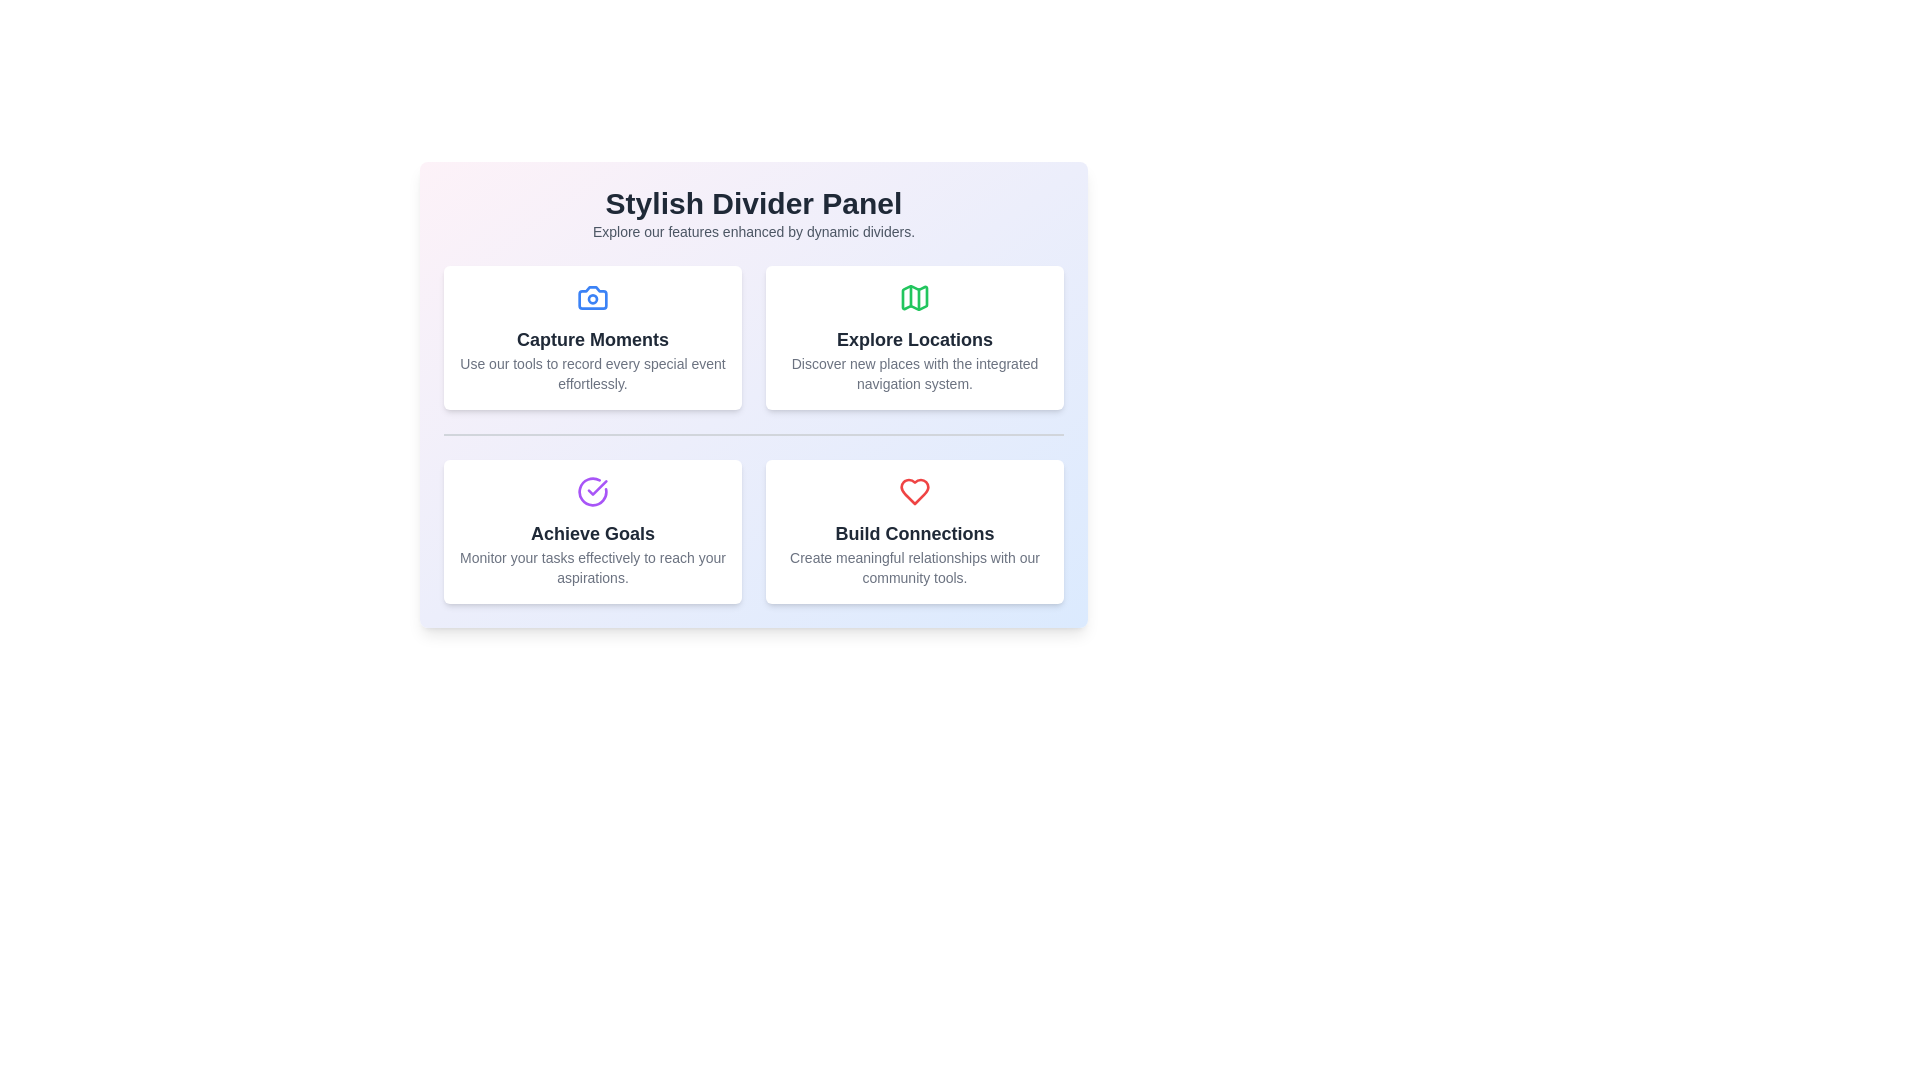 This screenshot has height=1080, width=1920. Describe the element at coordinates (914, 337) in the screenshot. I see `the second informational card in the grid layout, which provides details about exploring locations` at that location.